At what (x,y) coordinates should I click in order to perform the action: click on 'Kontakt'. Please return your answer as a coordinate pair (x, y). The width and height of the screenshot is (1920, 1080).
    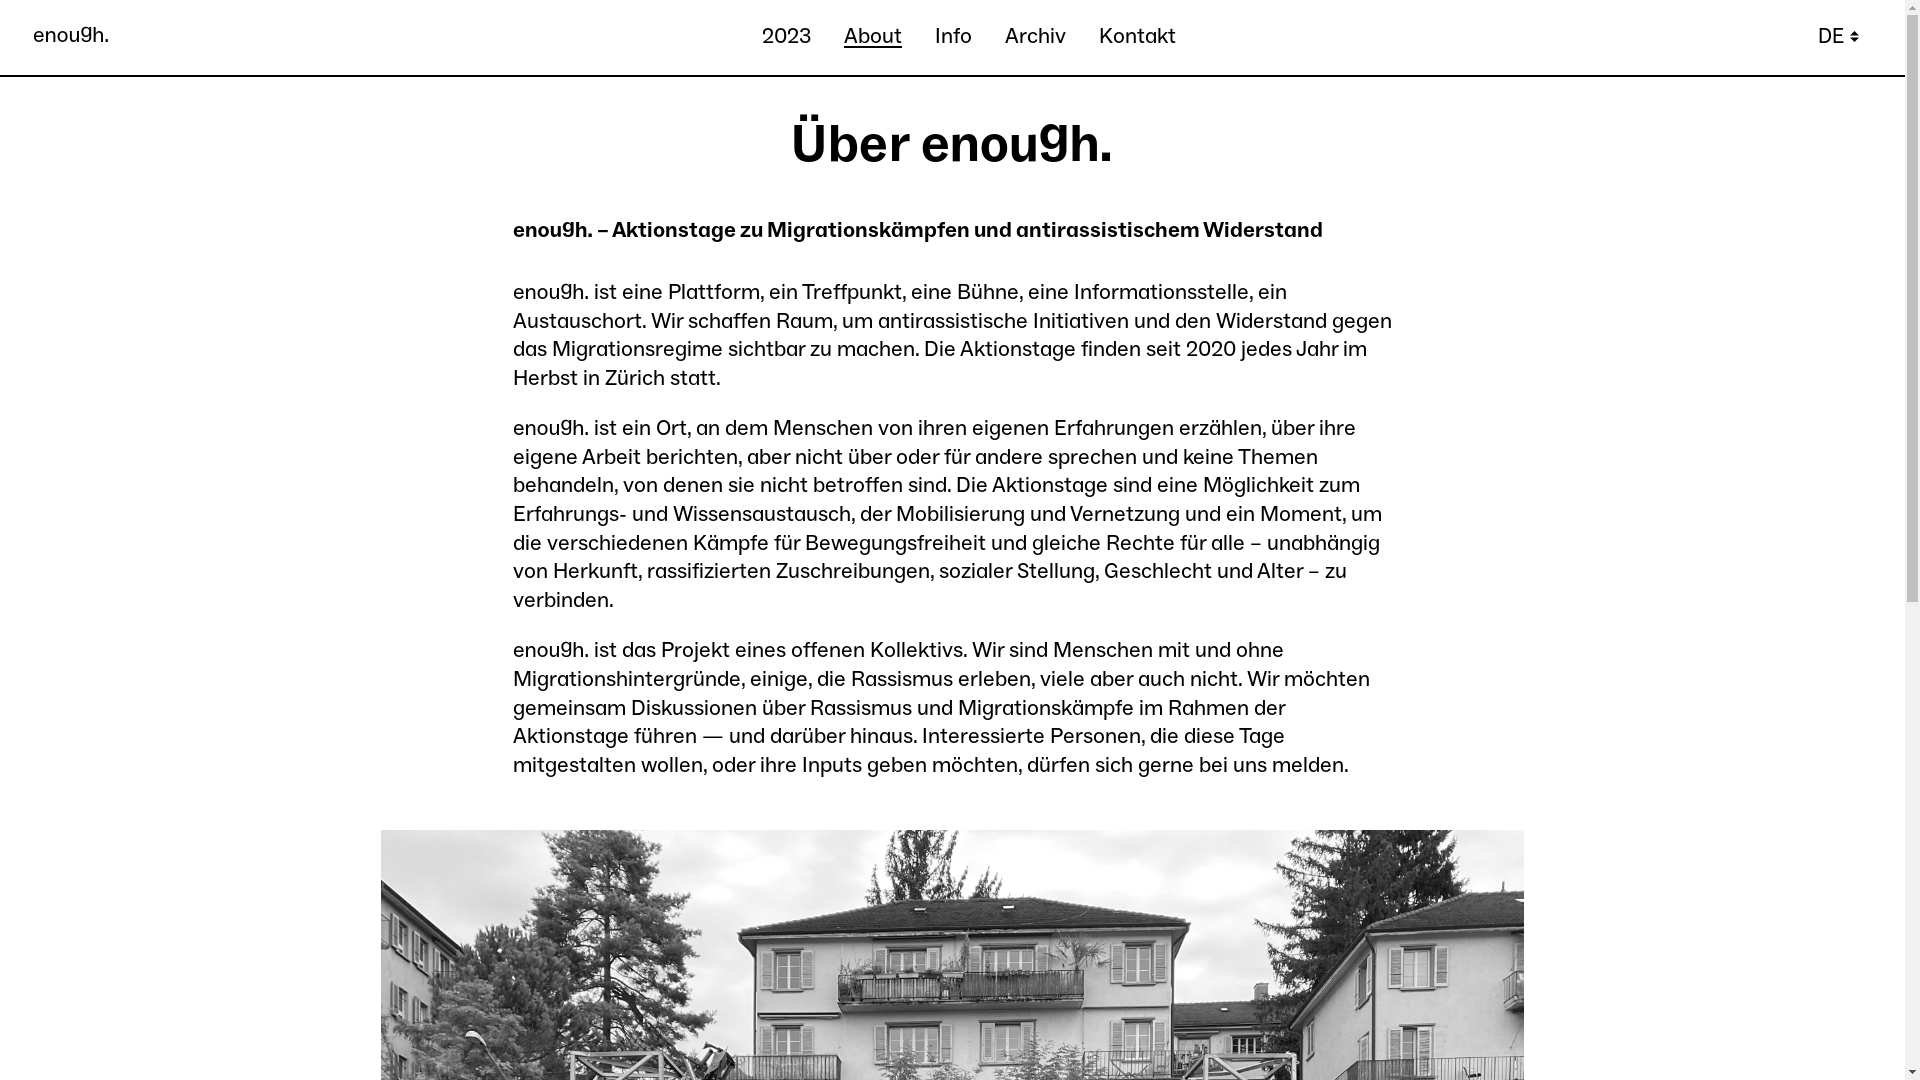
    Looking at the image, I should click on (1137, 37).